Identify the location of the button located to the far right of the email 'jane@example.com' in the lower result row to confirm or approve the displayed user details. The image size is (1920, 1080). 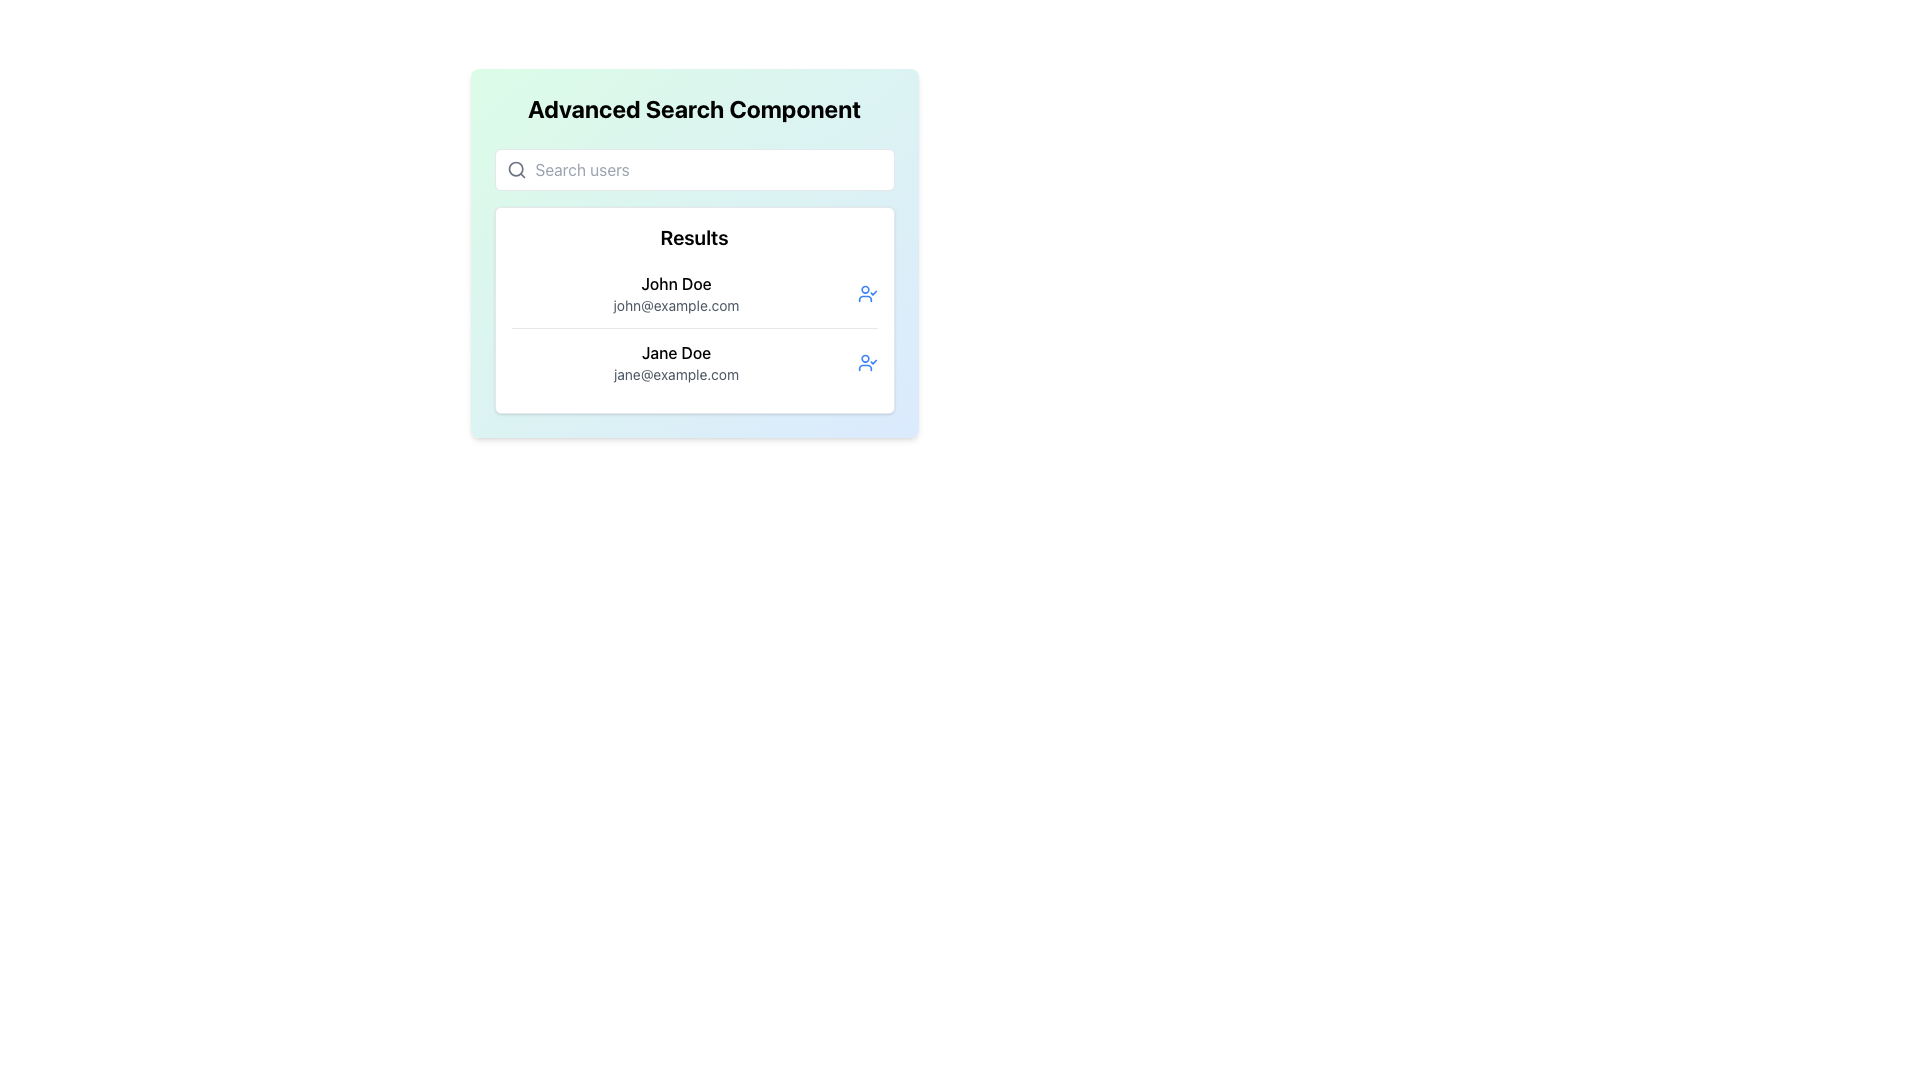
(867, 362).